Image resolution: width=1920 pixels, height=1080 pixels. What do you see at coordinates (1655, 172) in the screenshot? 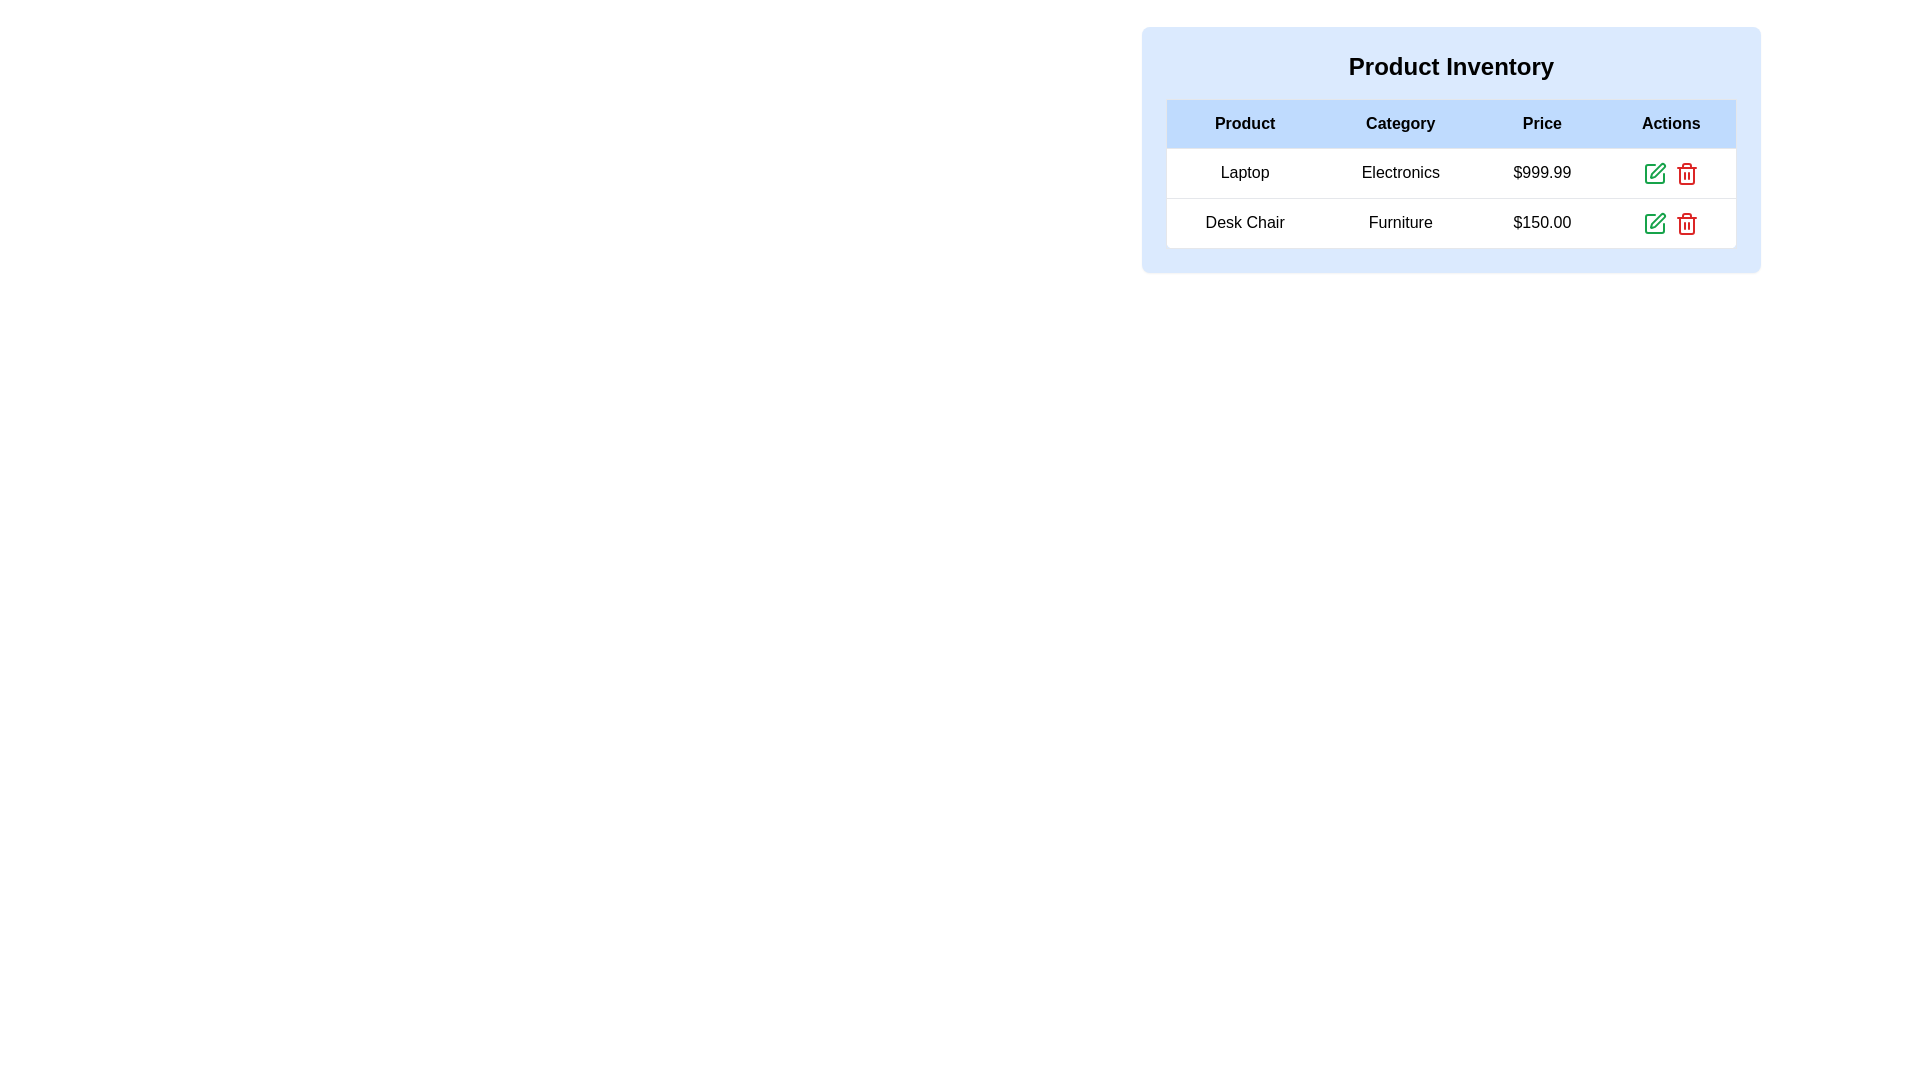
I see `the edit icon located in the second action button of the 'Actions' column in the second row of the table` at bounding box center [1655, 172].